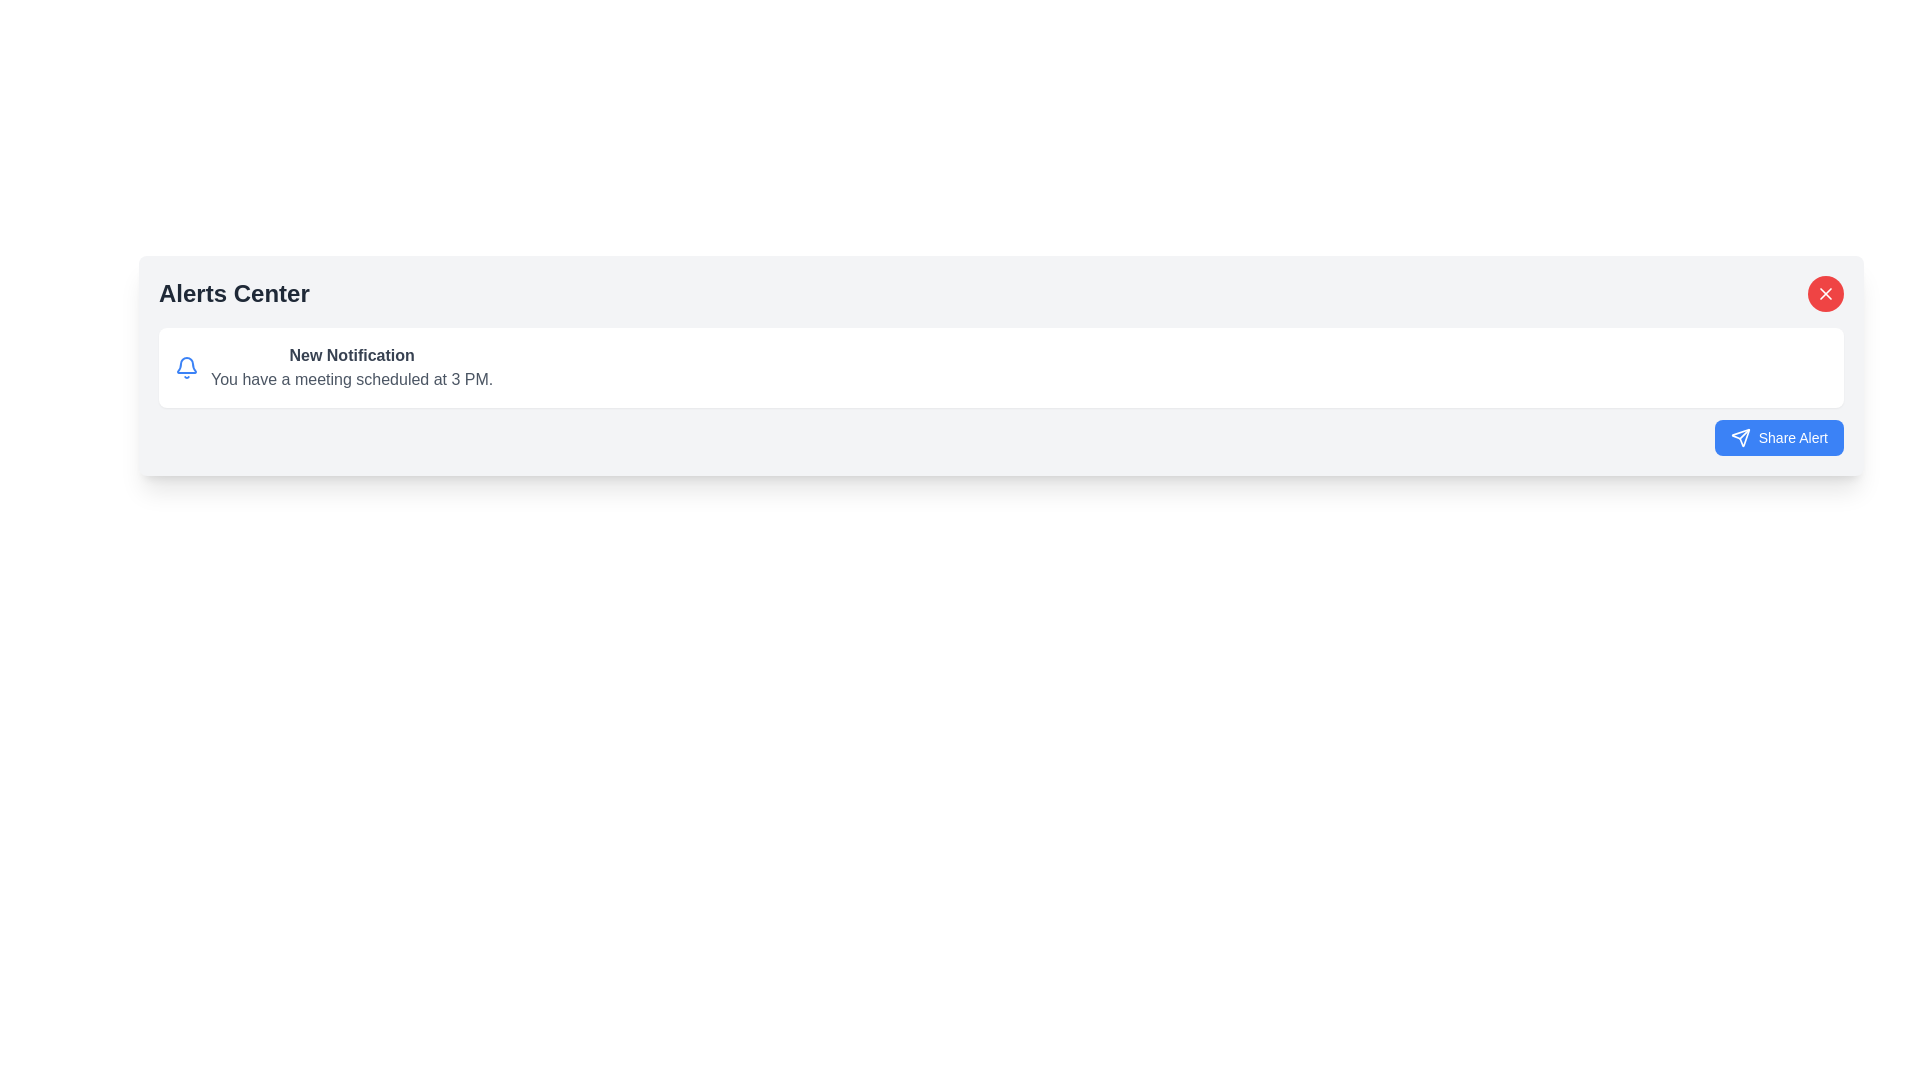  I want to click on the close icon button with a red background and white 'X' symbol located at the top-right corner of the notification card, so click(1825, 293).